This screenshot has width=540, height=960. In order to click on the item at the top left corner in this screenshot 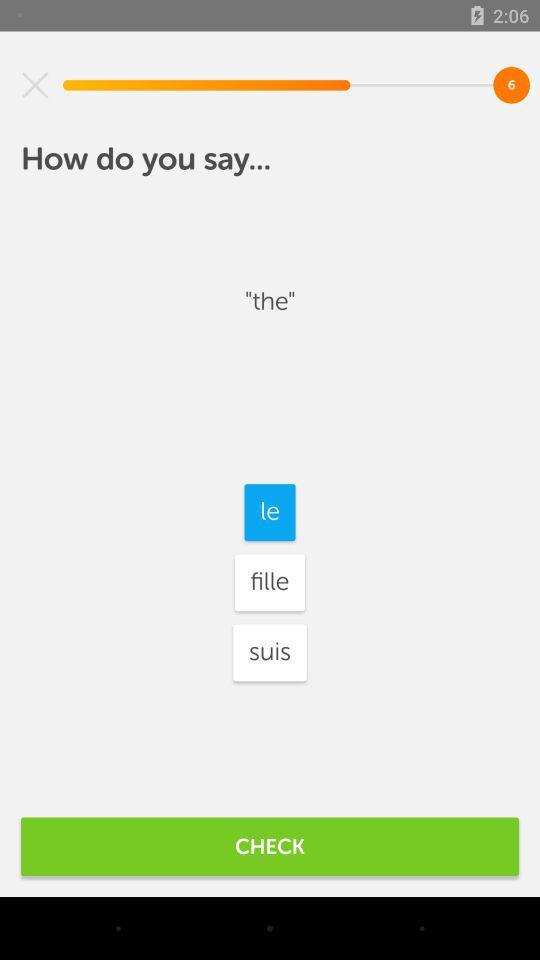, I will do `click(35, 85)`.